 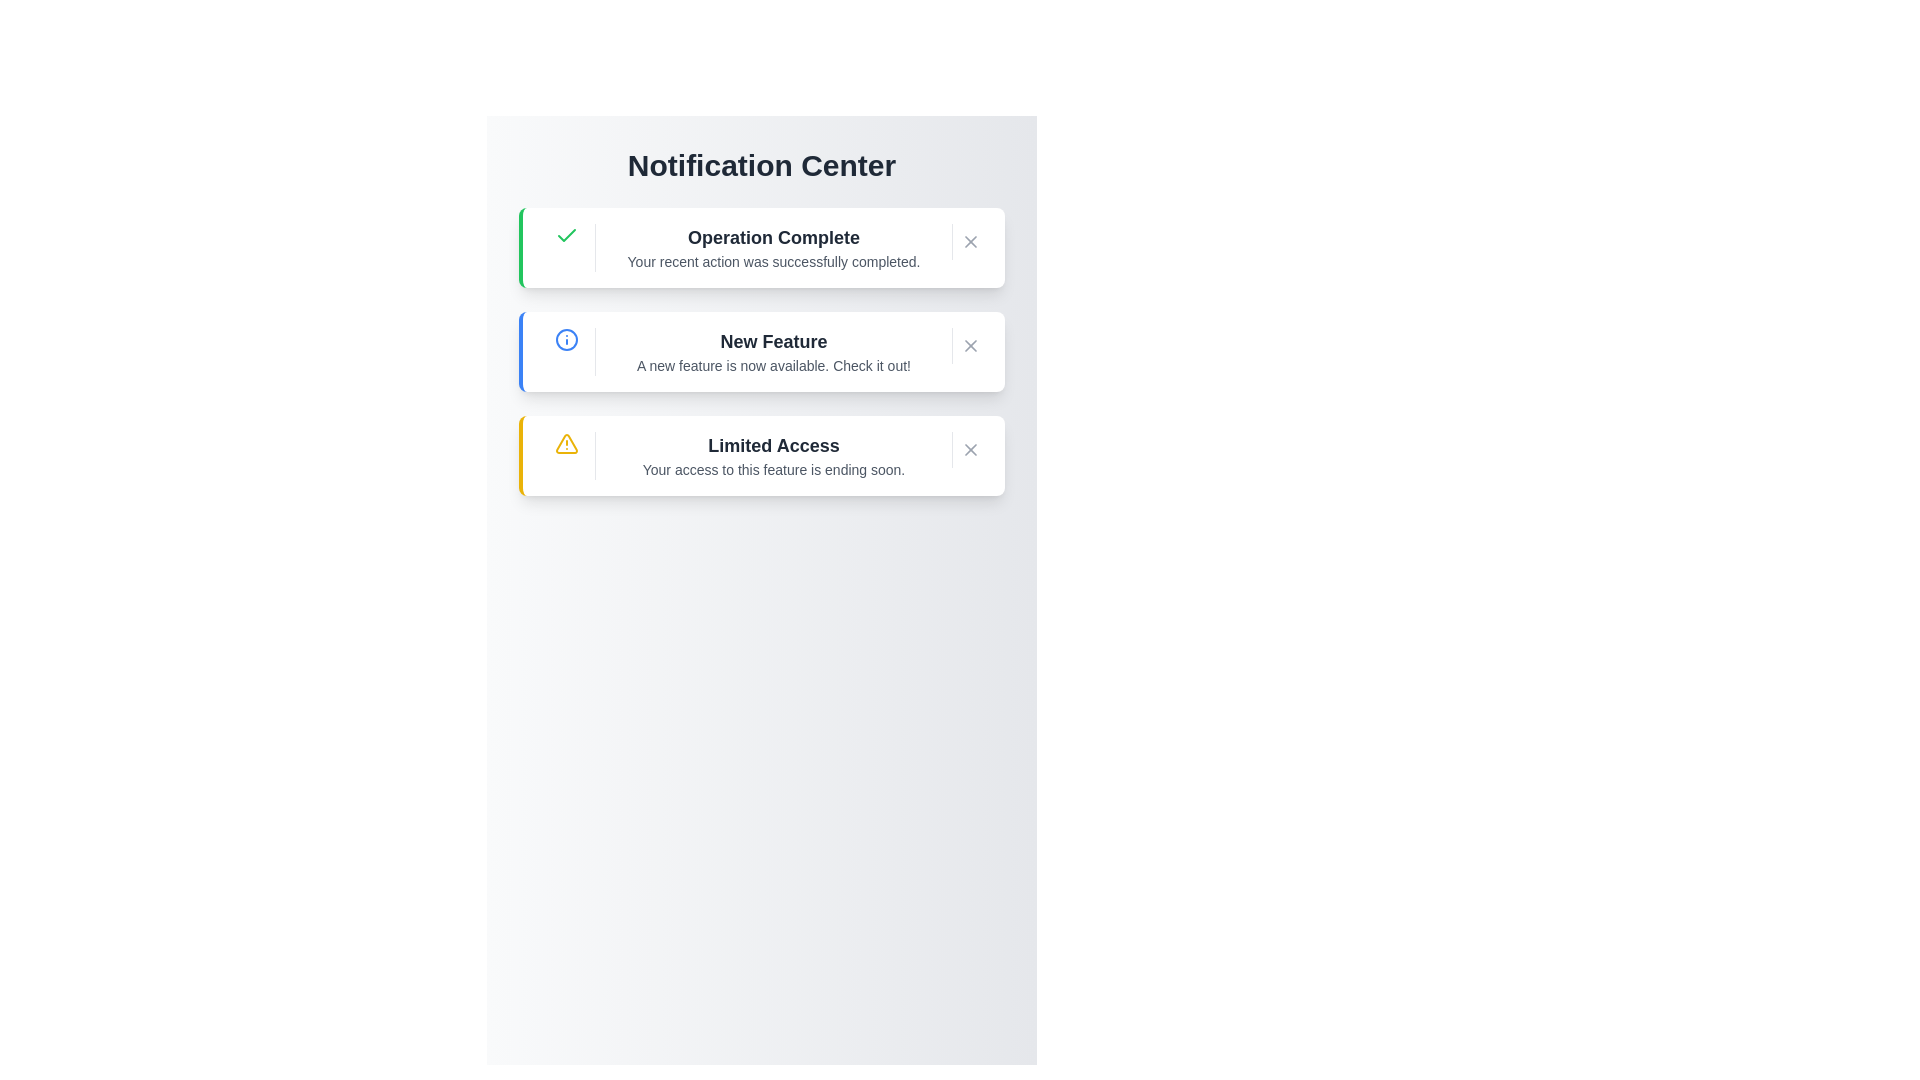 I want to click on the warning icon located to the left of the 'Limited Access' text in the third notification card of the Notification Center, so click(x=565, y=442).